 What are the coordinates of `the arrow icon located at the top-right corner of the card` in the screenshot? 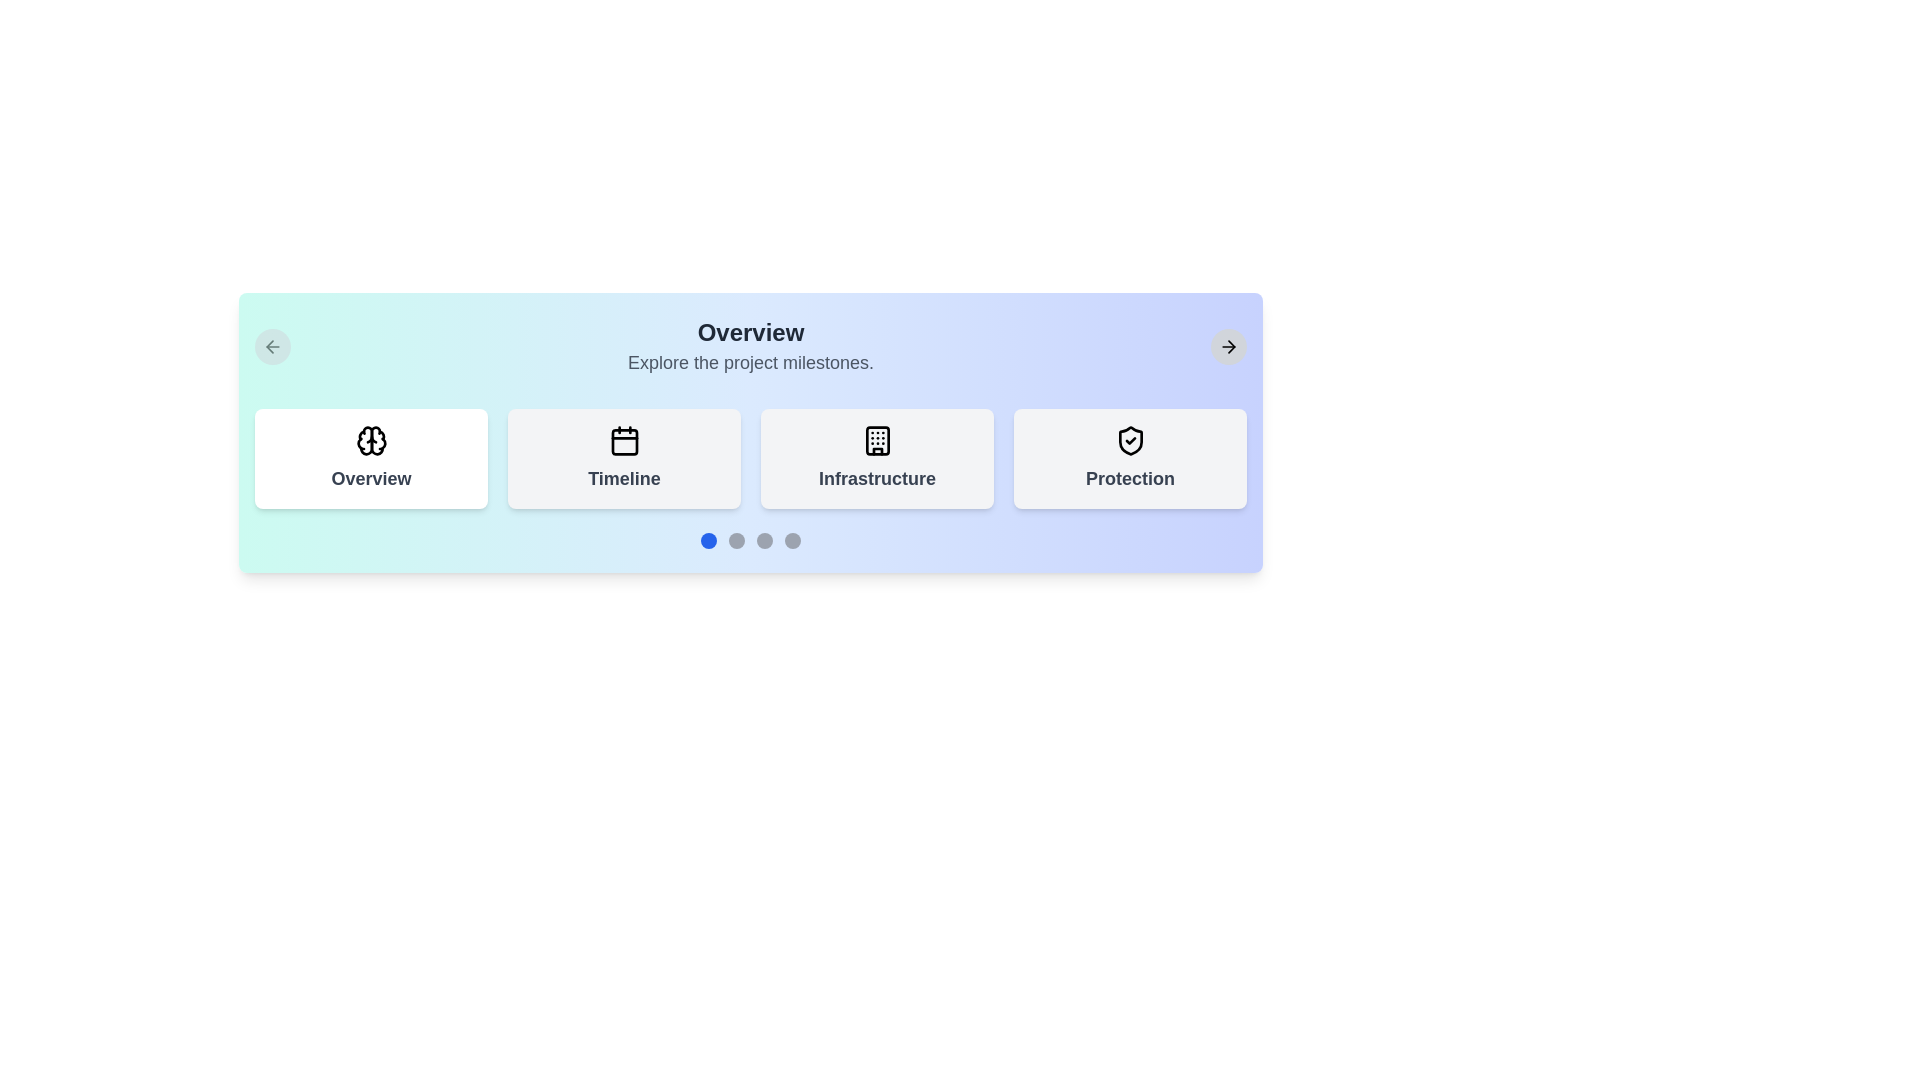 It's located at (1227, 346).